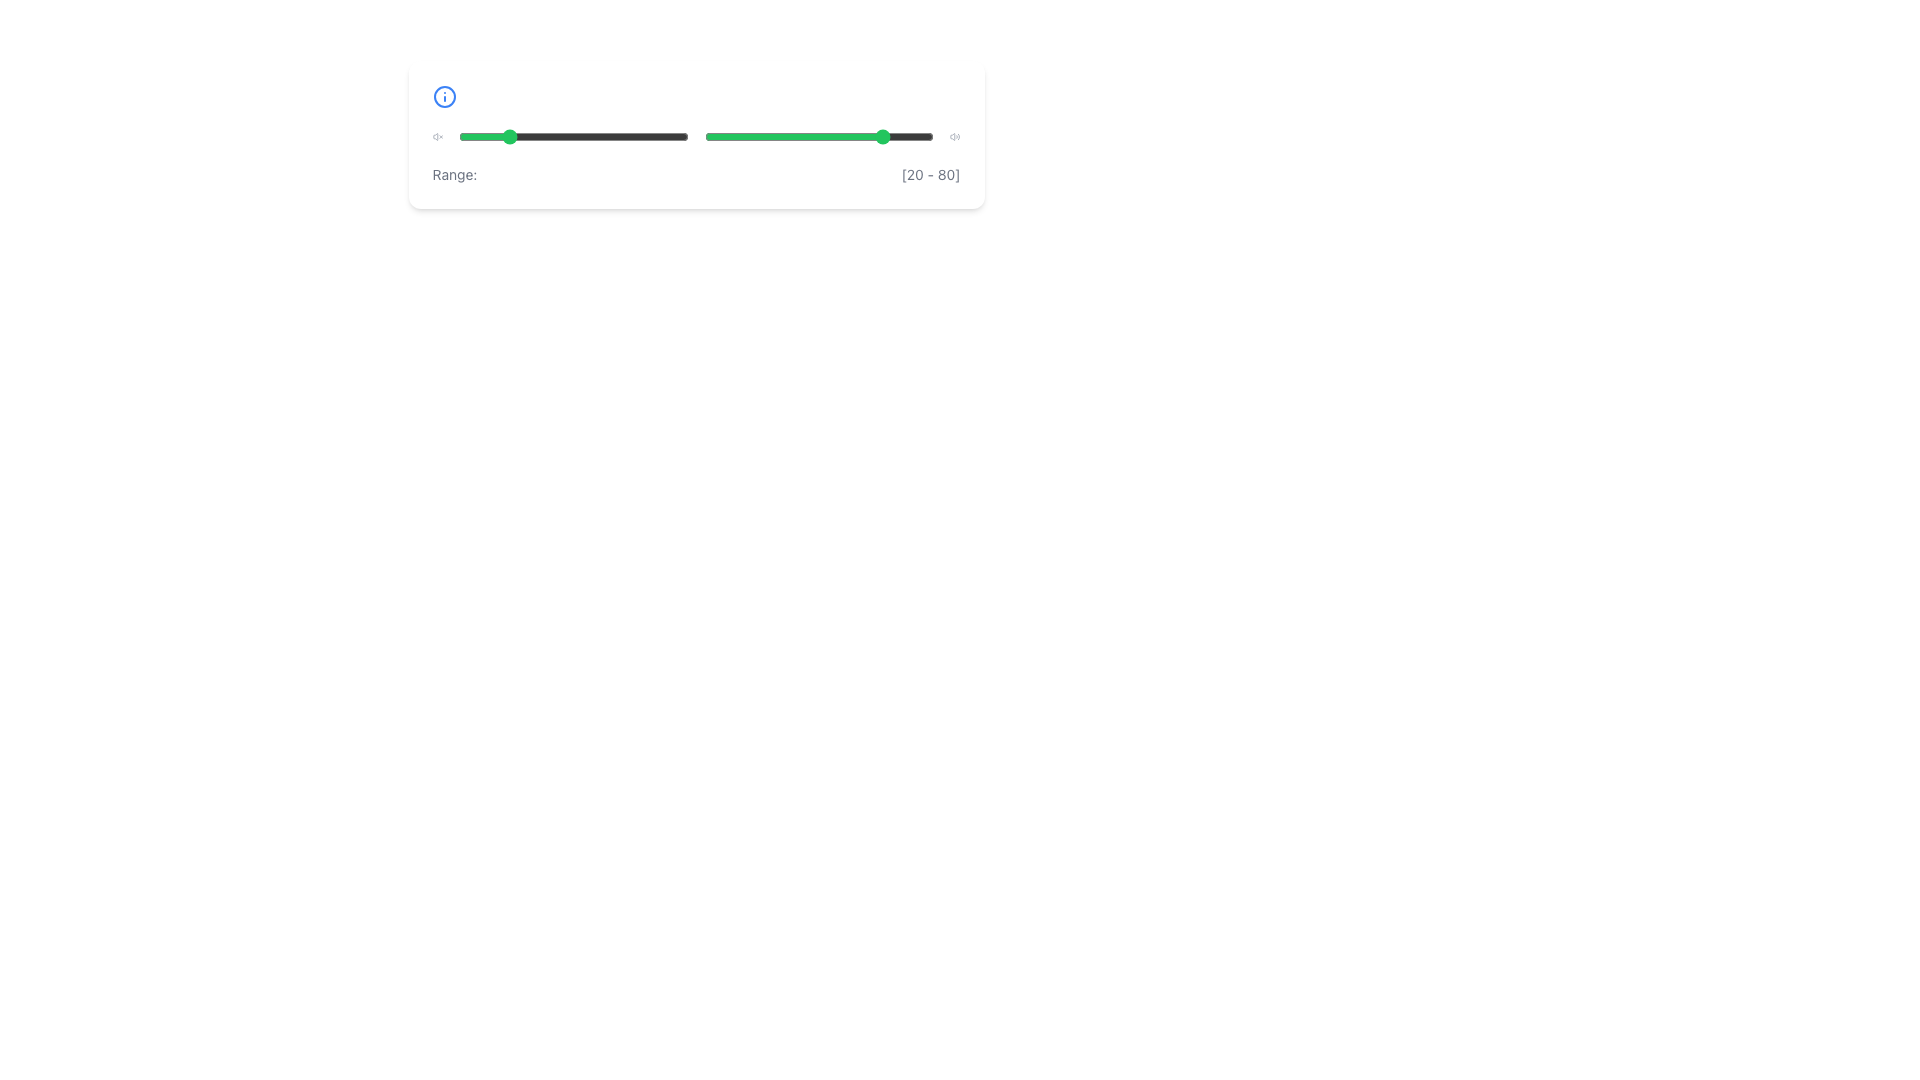  What do you see at coordinates (730, 136) in the screenshot?
I see `the slider value` at bounding box center [730, 136].